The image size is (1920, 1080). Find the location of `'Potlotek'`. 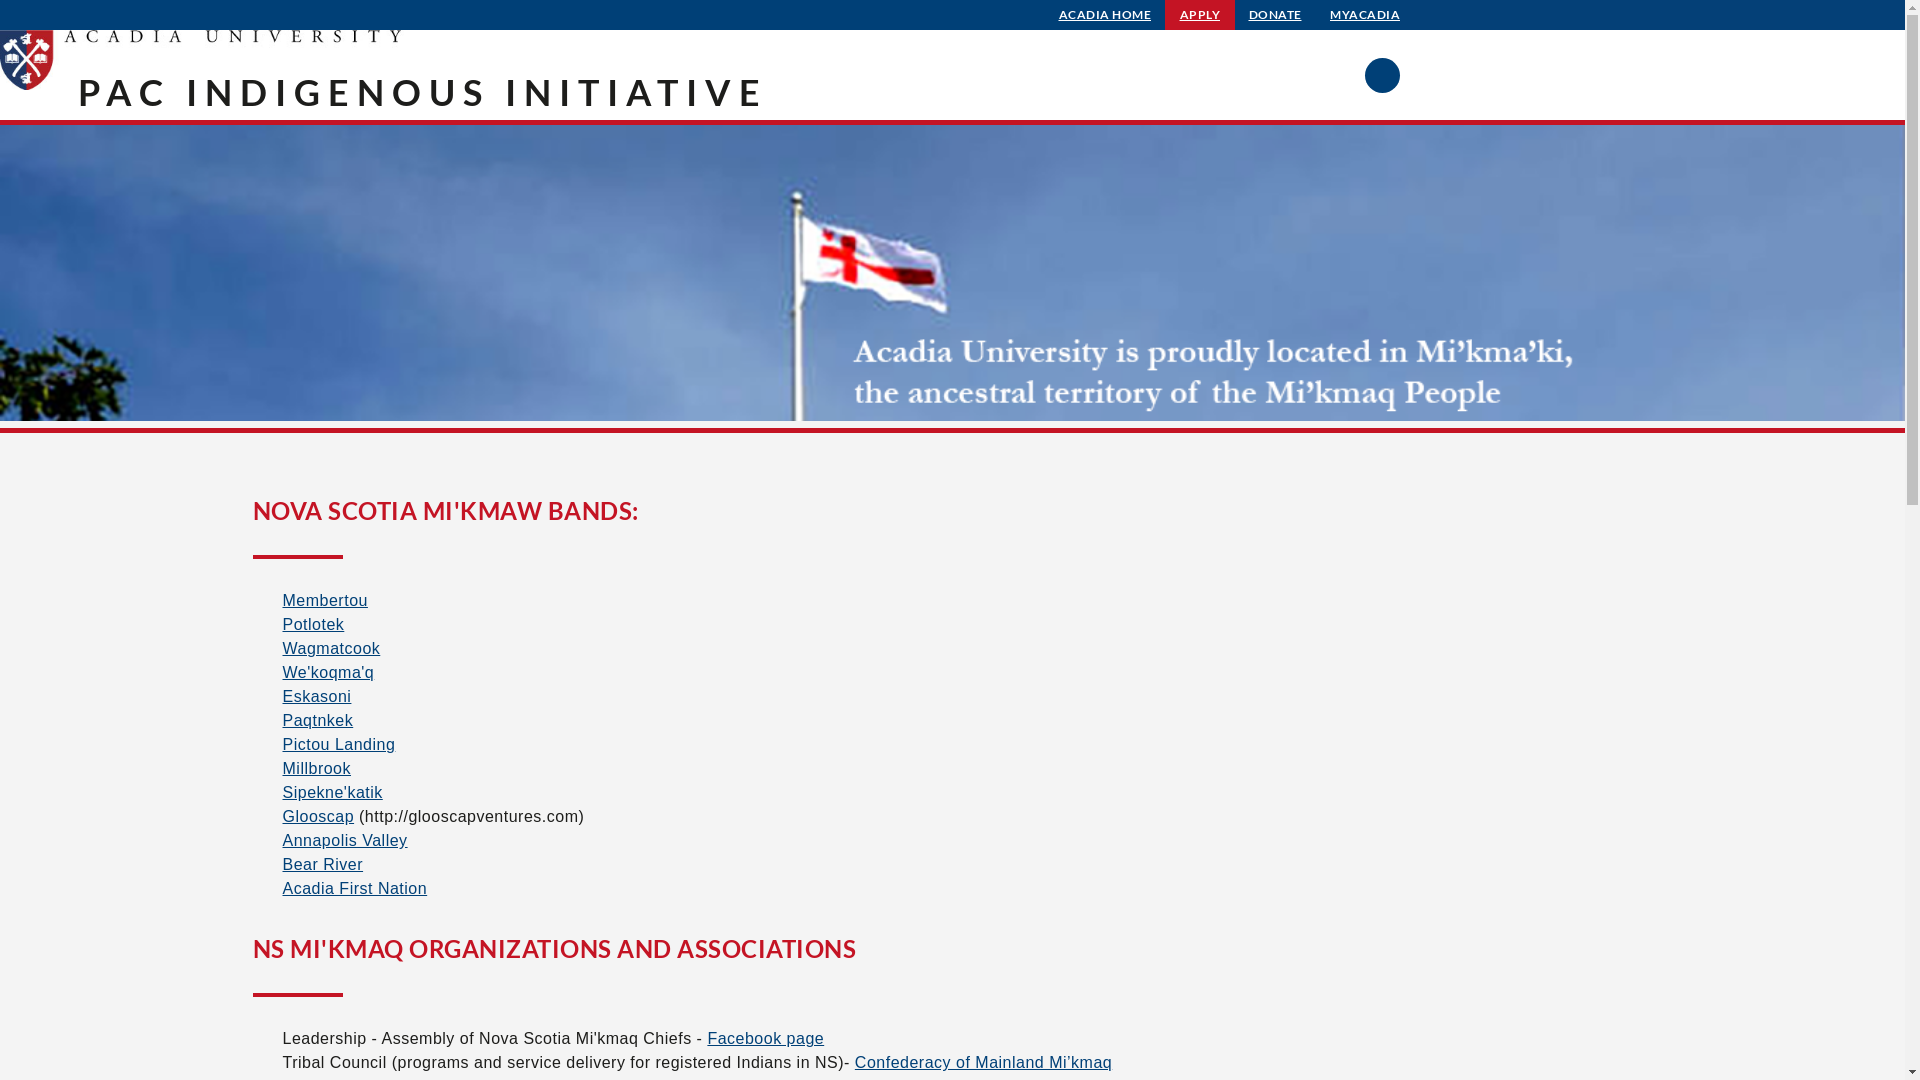

'Potlotek' is located at coordinates (311, 623).